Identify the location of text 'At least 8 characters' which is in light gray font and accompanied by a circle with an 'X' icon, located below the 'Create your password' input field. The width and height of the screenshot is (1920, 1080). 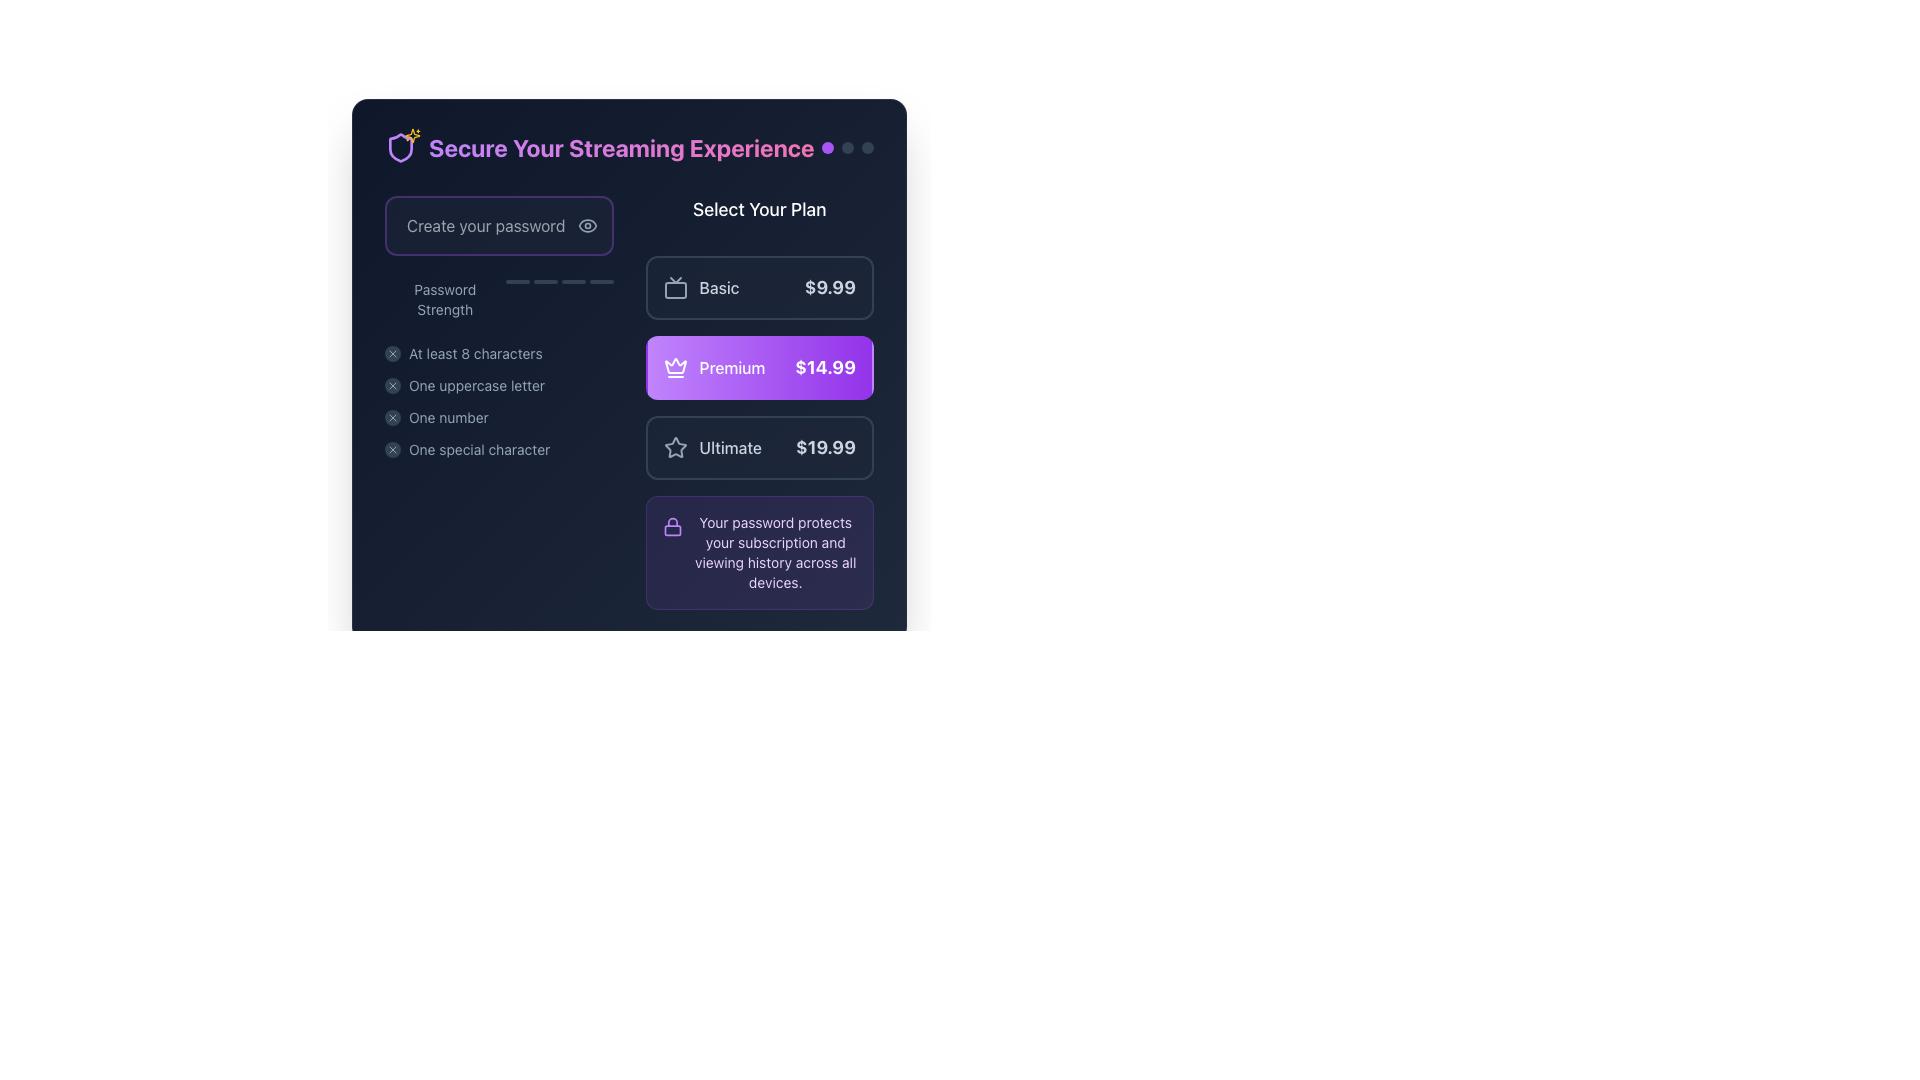
(499, 353).